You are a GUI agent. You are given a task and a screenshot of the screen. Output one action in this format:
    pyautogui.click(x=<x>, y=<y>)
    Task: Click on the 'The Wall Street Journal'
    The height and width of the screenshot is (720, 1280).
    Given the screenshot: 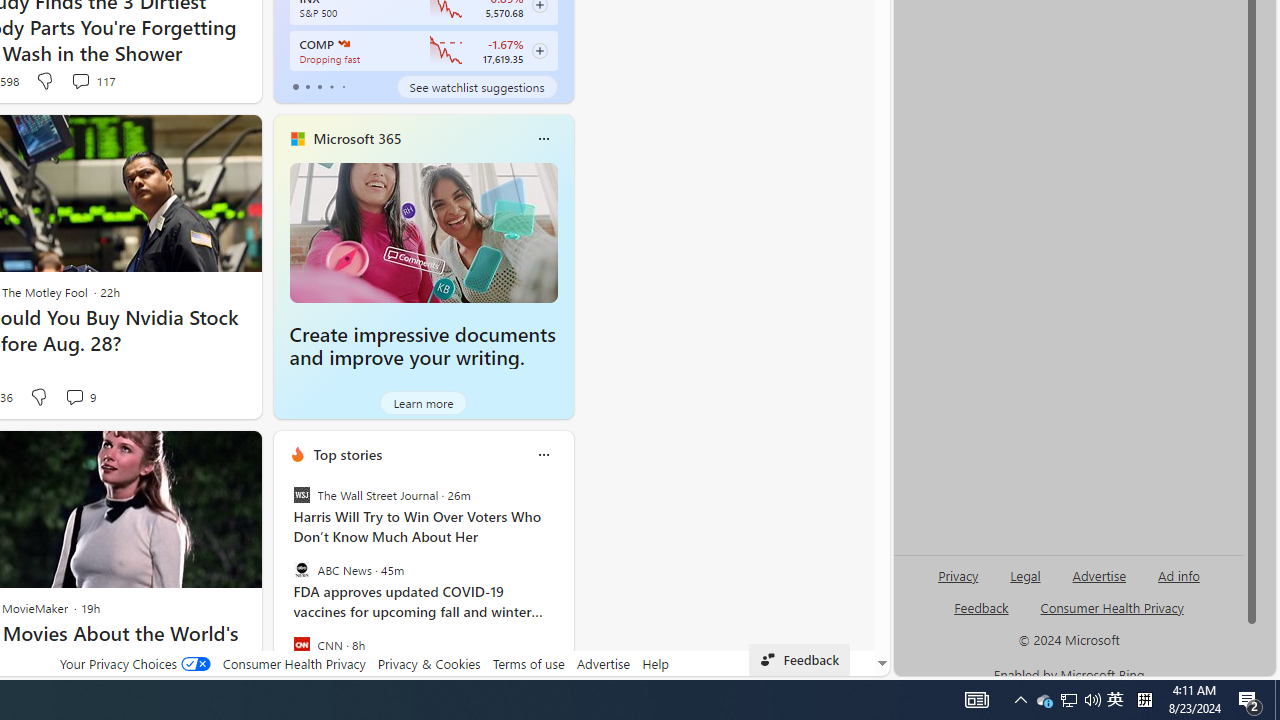 What is the action you would take?
    pyautogui.click(x=300, y=495)
    